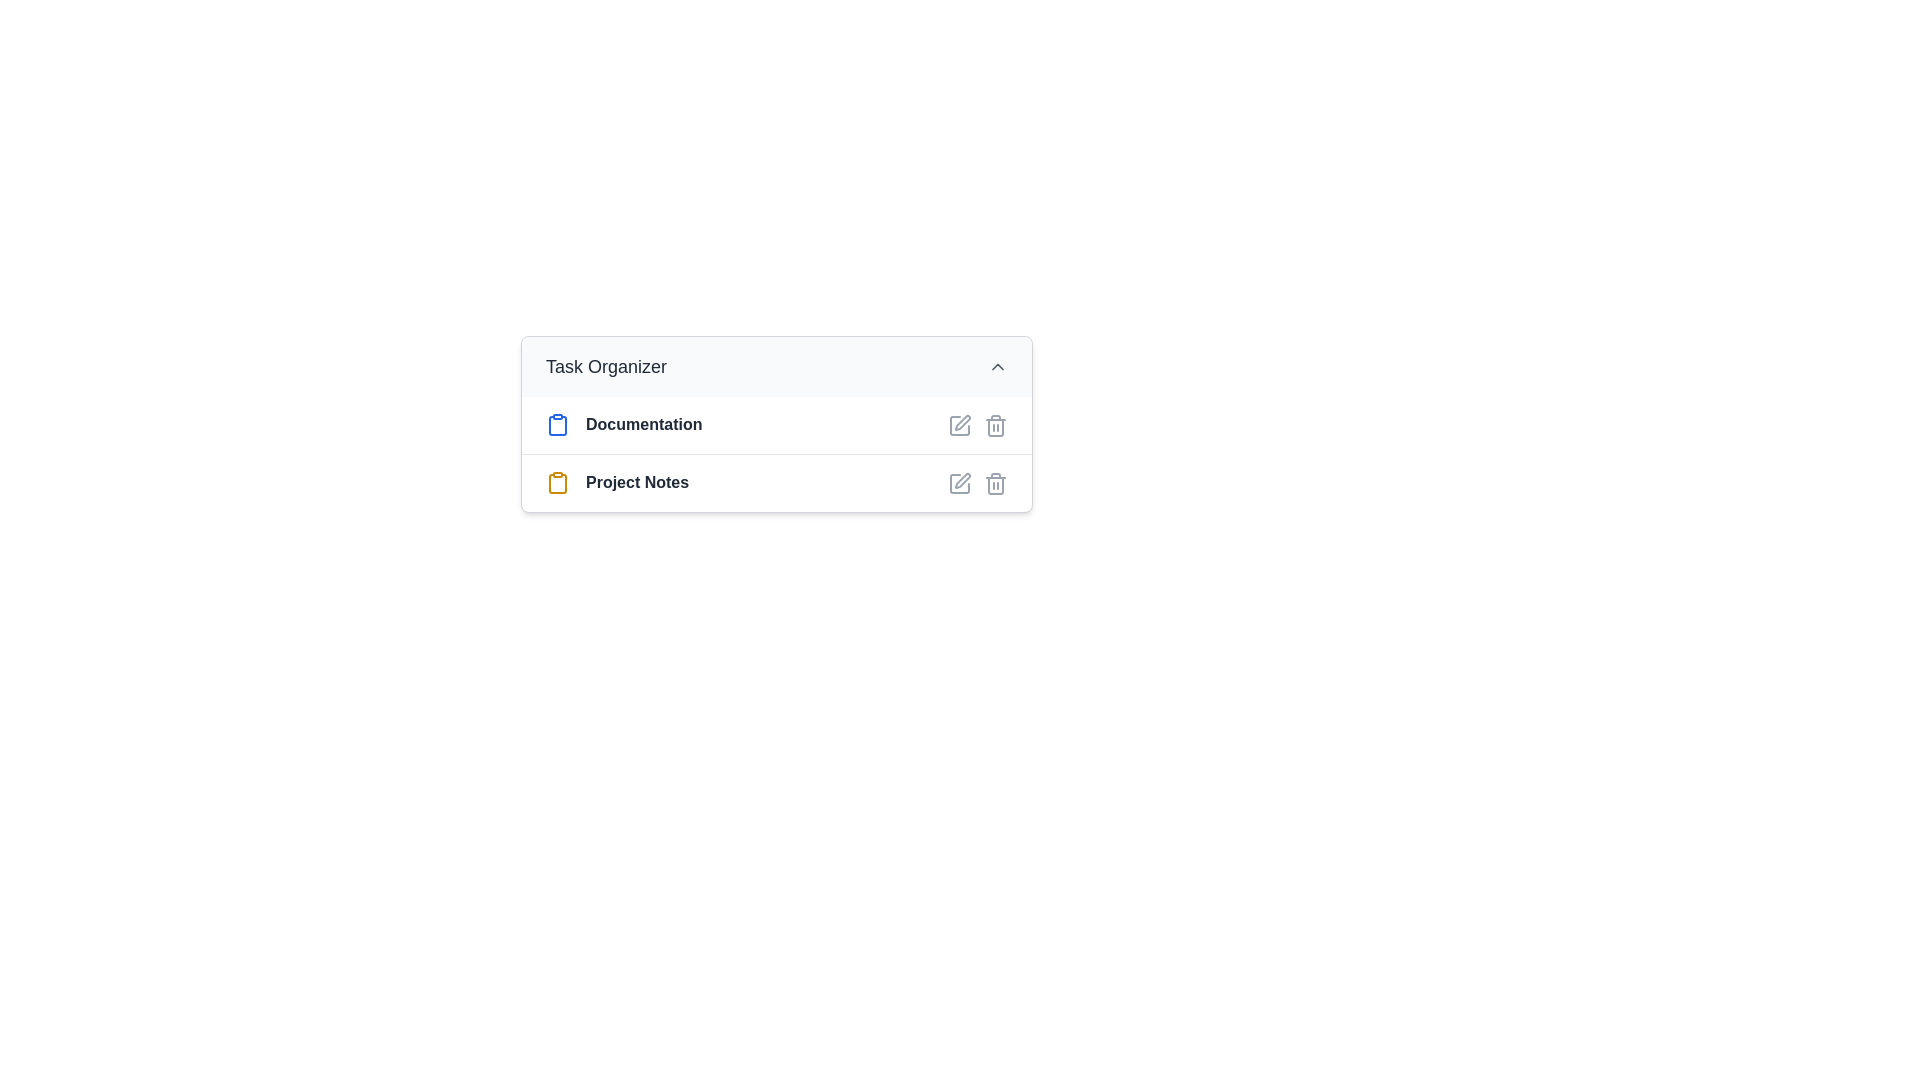  Describe the element at coordinates (557, 424) in the screenshot. I see `the blue clipboard icon located in the left cell of the first row of the table` at that location.